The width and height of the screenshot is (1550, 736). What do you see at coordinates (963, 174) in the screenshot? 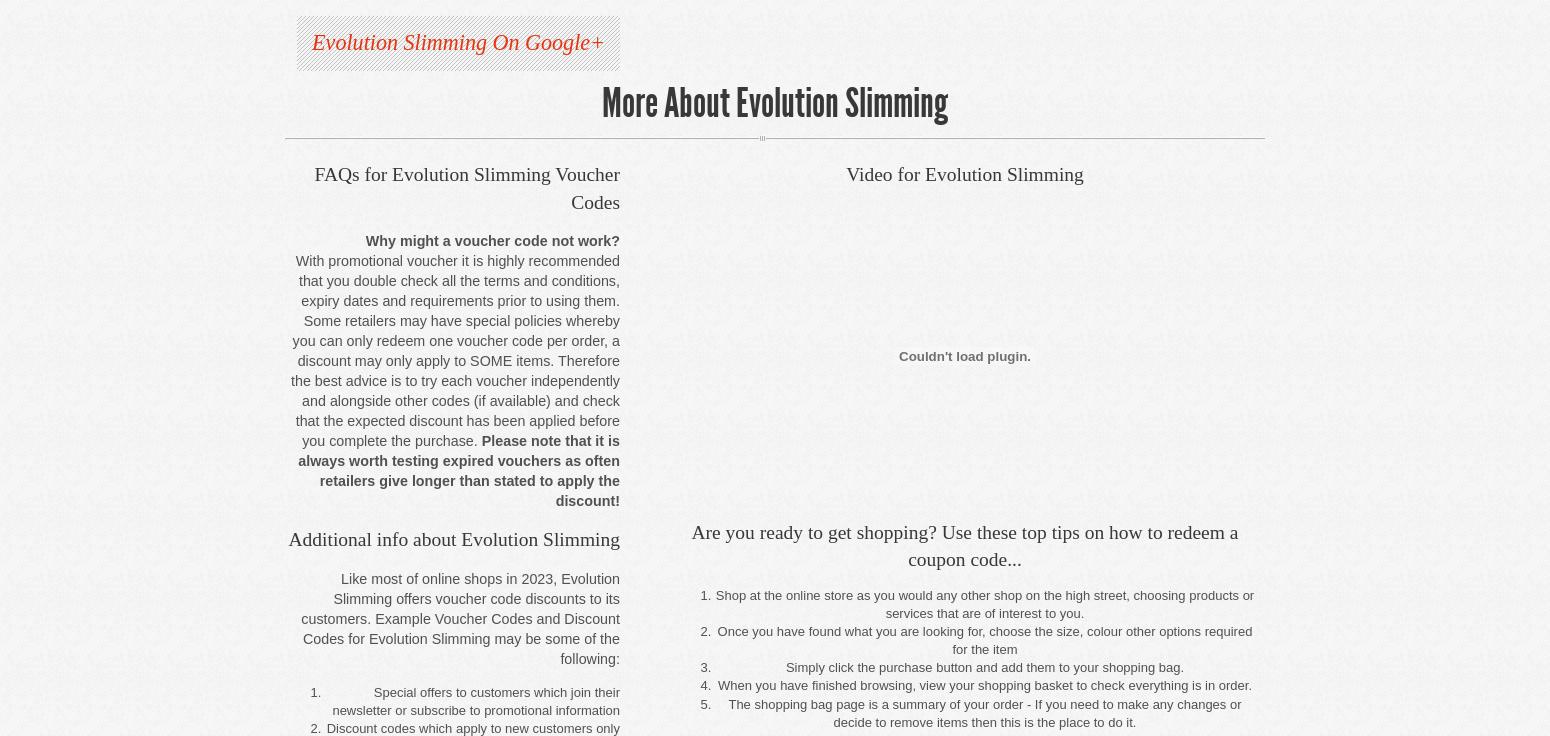
I see `'Video for Evolution Slimming'` at bounding box center [963, 174].